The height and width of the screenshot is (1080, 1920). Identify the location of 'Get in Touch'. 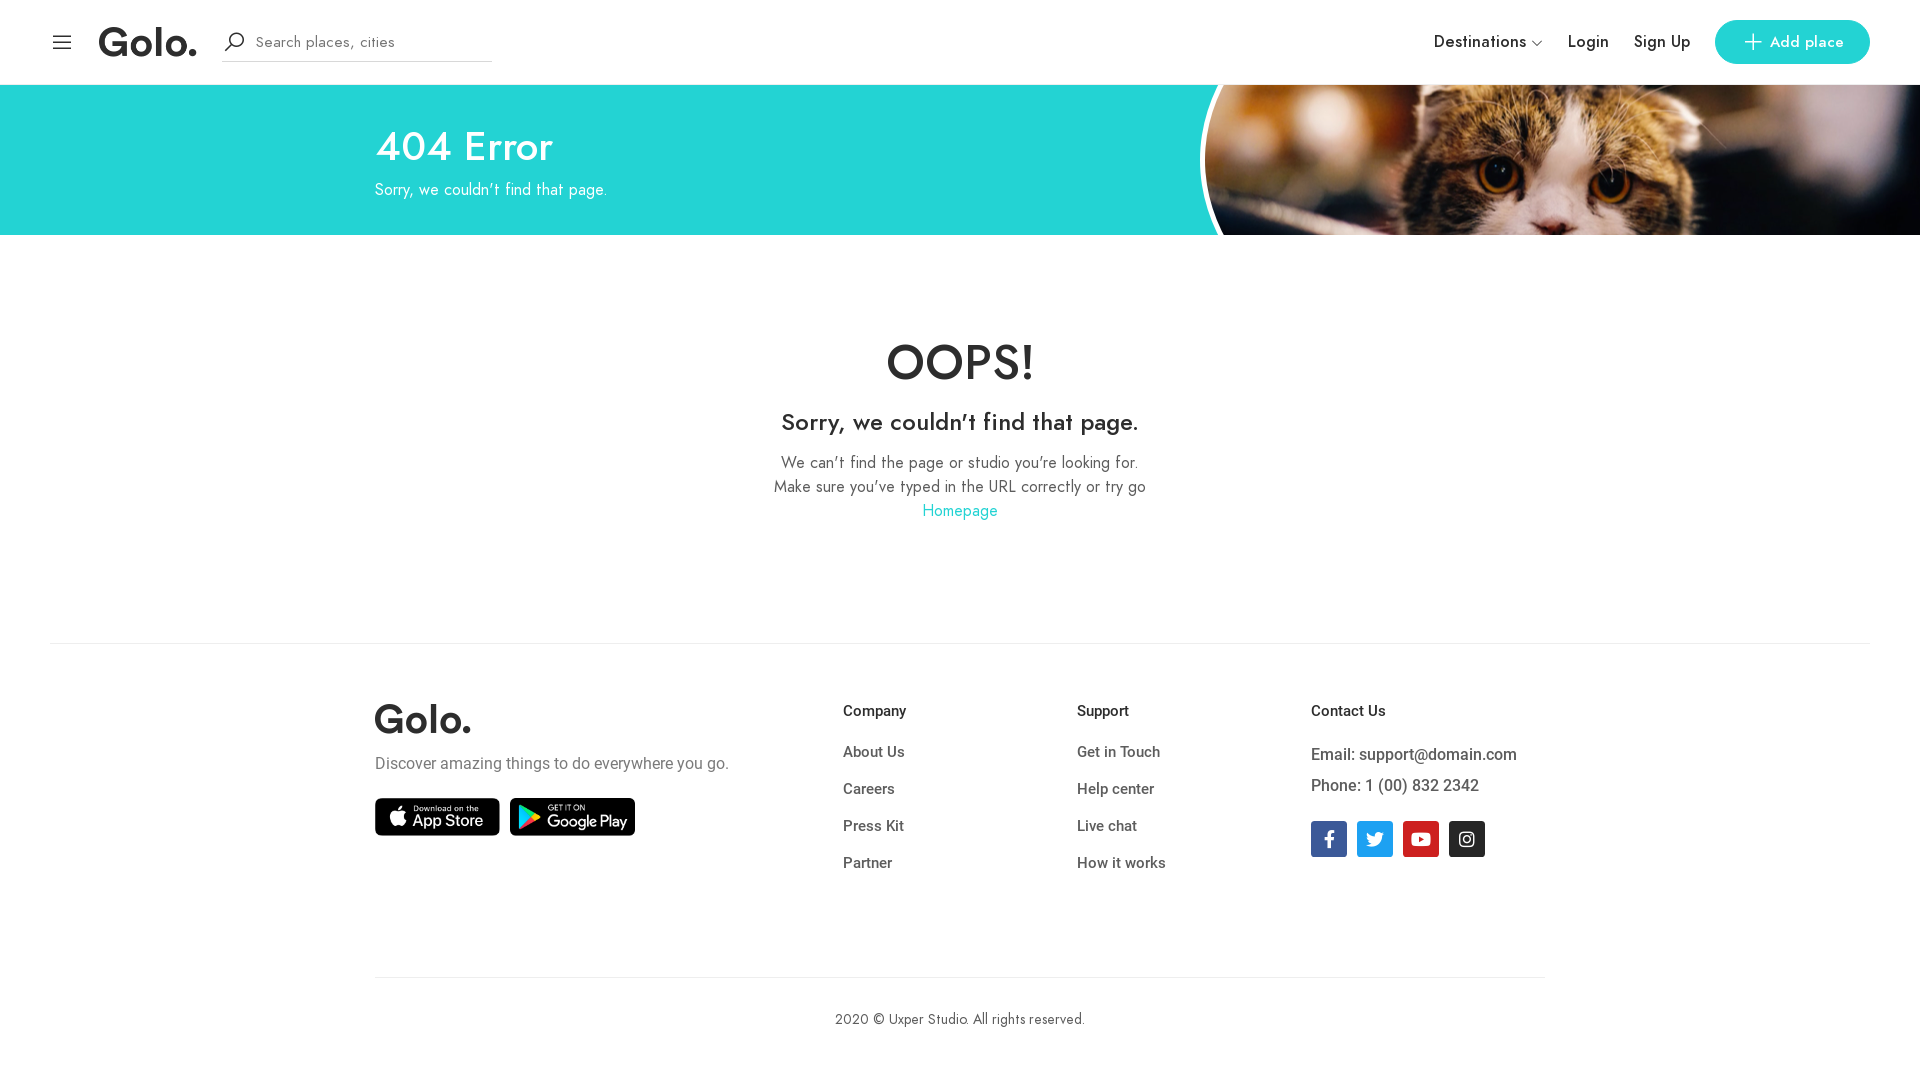
(1194, 752).